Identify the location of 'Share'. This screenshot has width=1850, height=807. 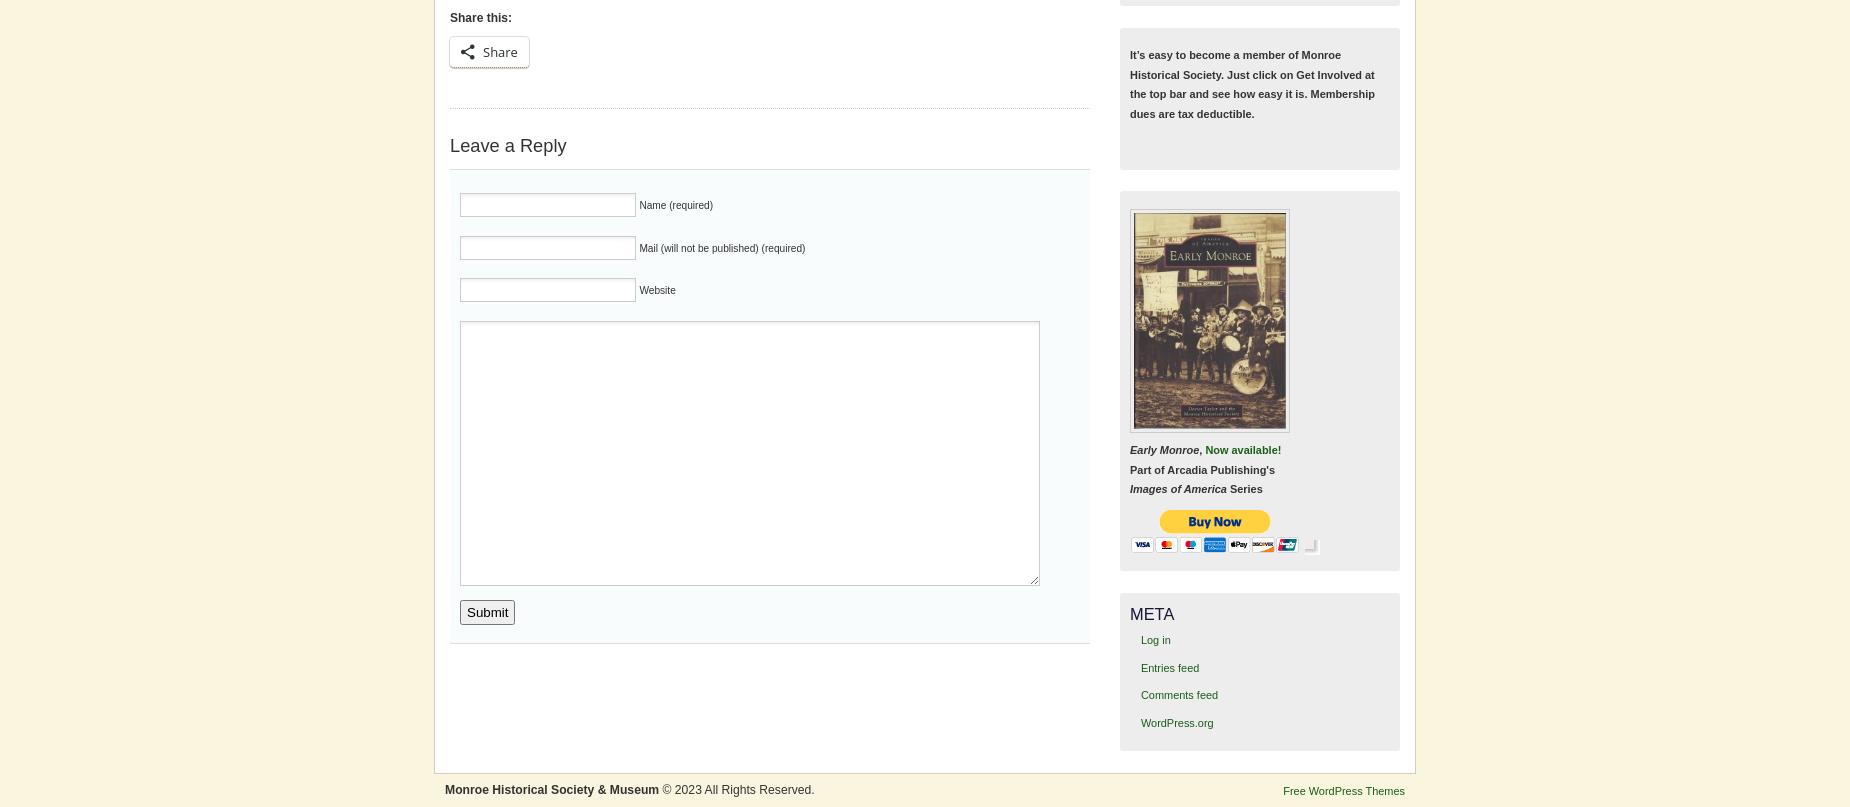
(483, 51).